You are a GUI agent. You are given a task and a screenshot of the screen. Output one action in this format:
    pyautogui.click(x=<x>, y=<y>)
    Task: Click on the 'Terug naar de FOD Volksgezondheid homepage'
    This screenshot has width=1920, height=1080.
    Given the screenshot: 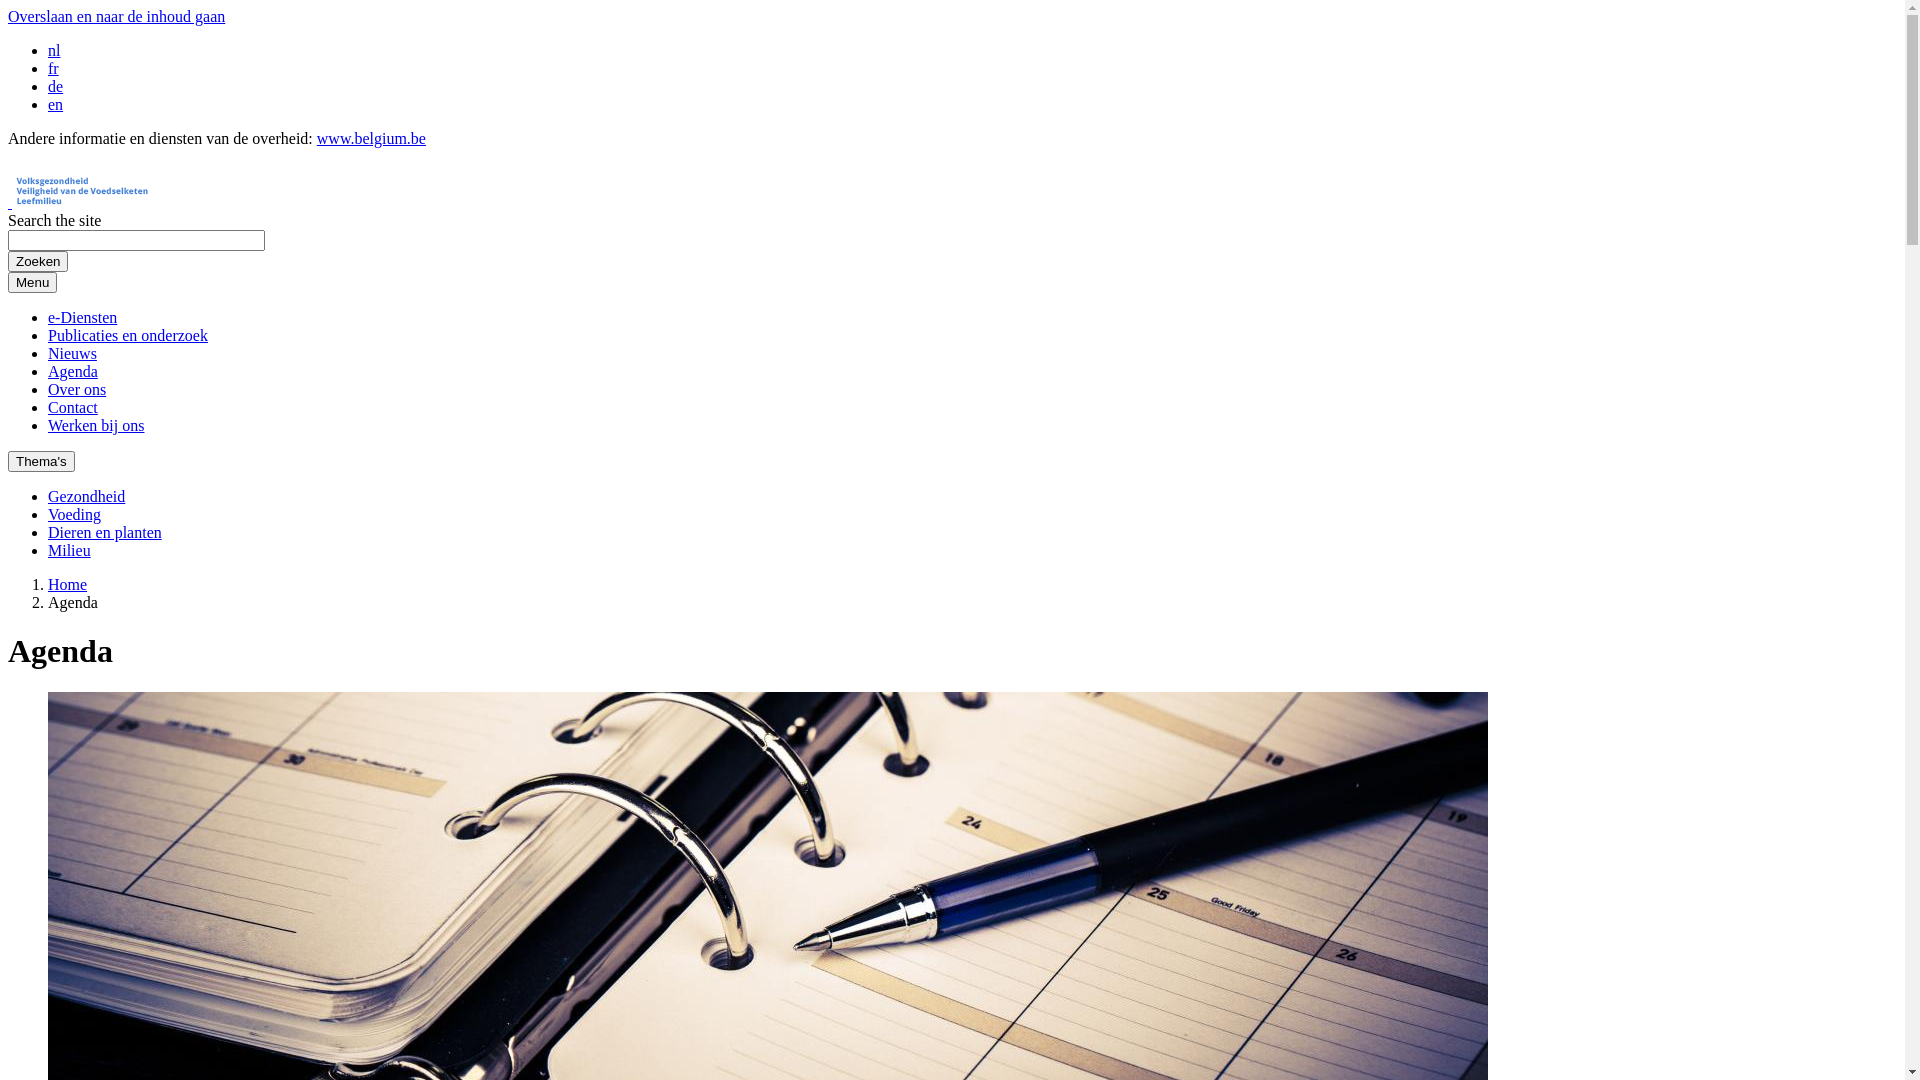 What is the action you would take?
    pyautogui.click(x=185, y=202)
    